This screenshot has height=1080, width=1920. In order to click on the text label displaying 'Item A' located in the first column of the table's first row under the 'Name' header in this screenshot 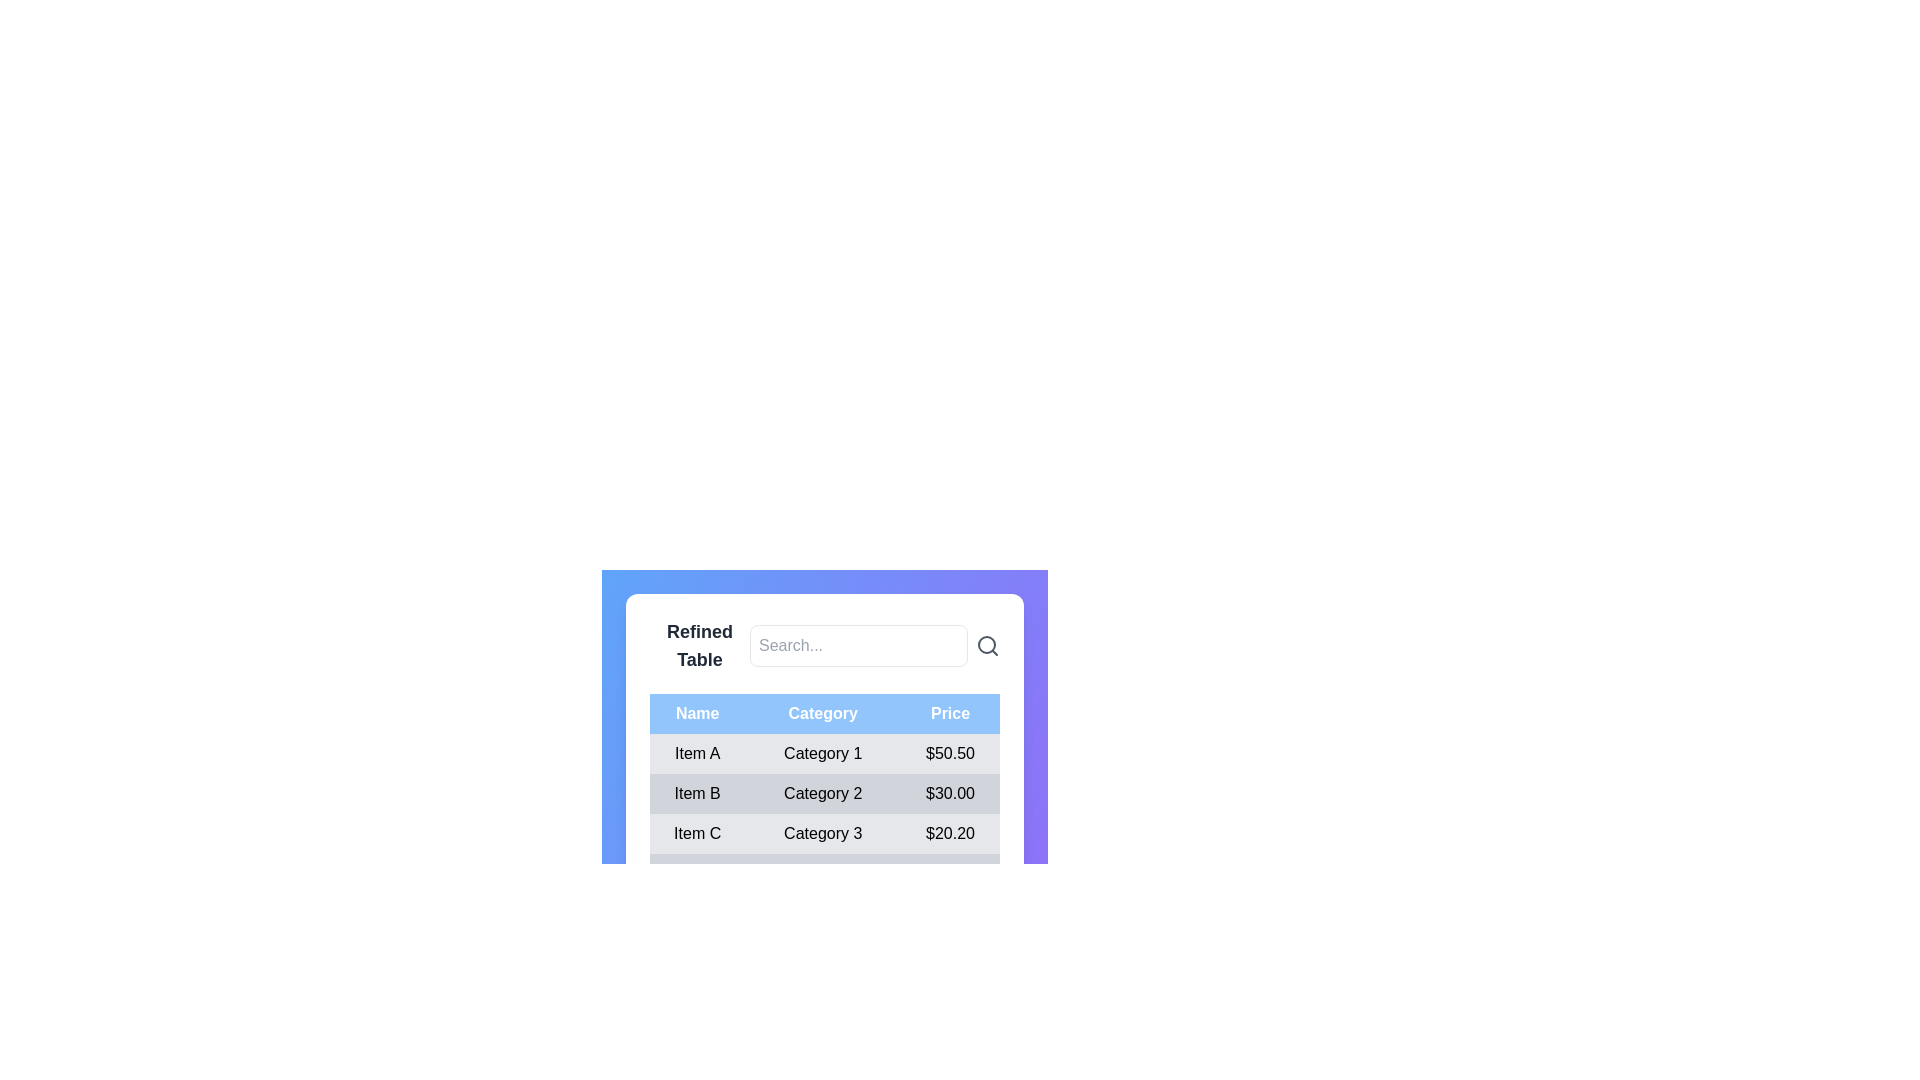, I will do `click(697, 753)`.